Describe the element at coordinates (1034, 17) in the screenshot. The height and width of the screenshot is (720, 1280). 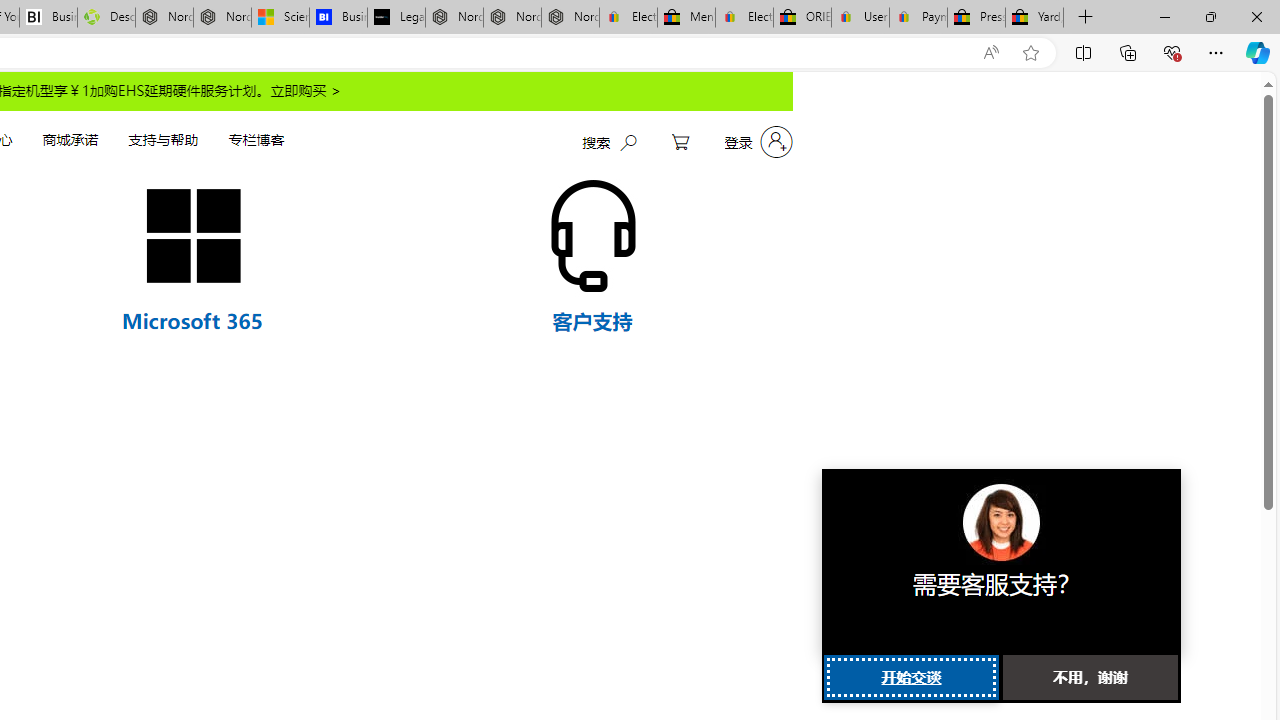
I see `'Yard, Garden & Outdoor Living'` at that location.